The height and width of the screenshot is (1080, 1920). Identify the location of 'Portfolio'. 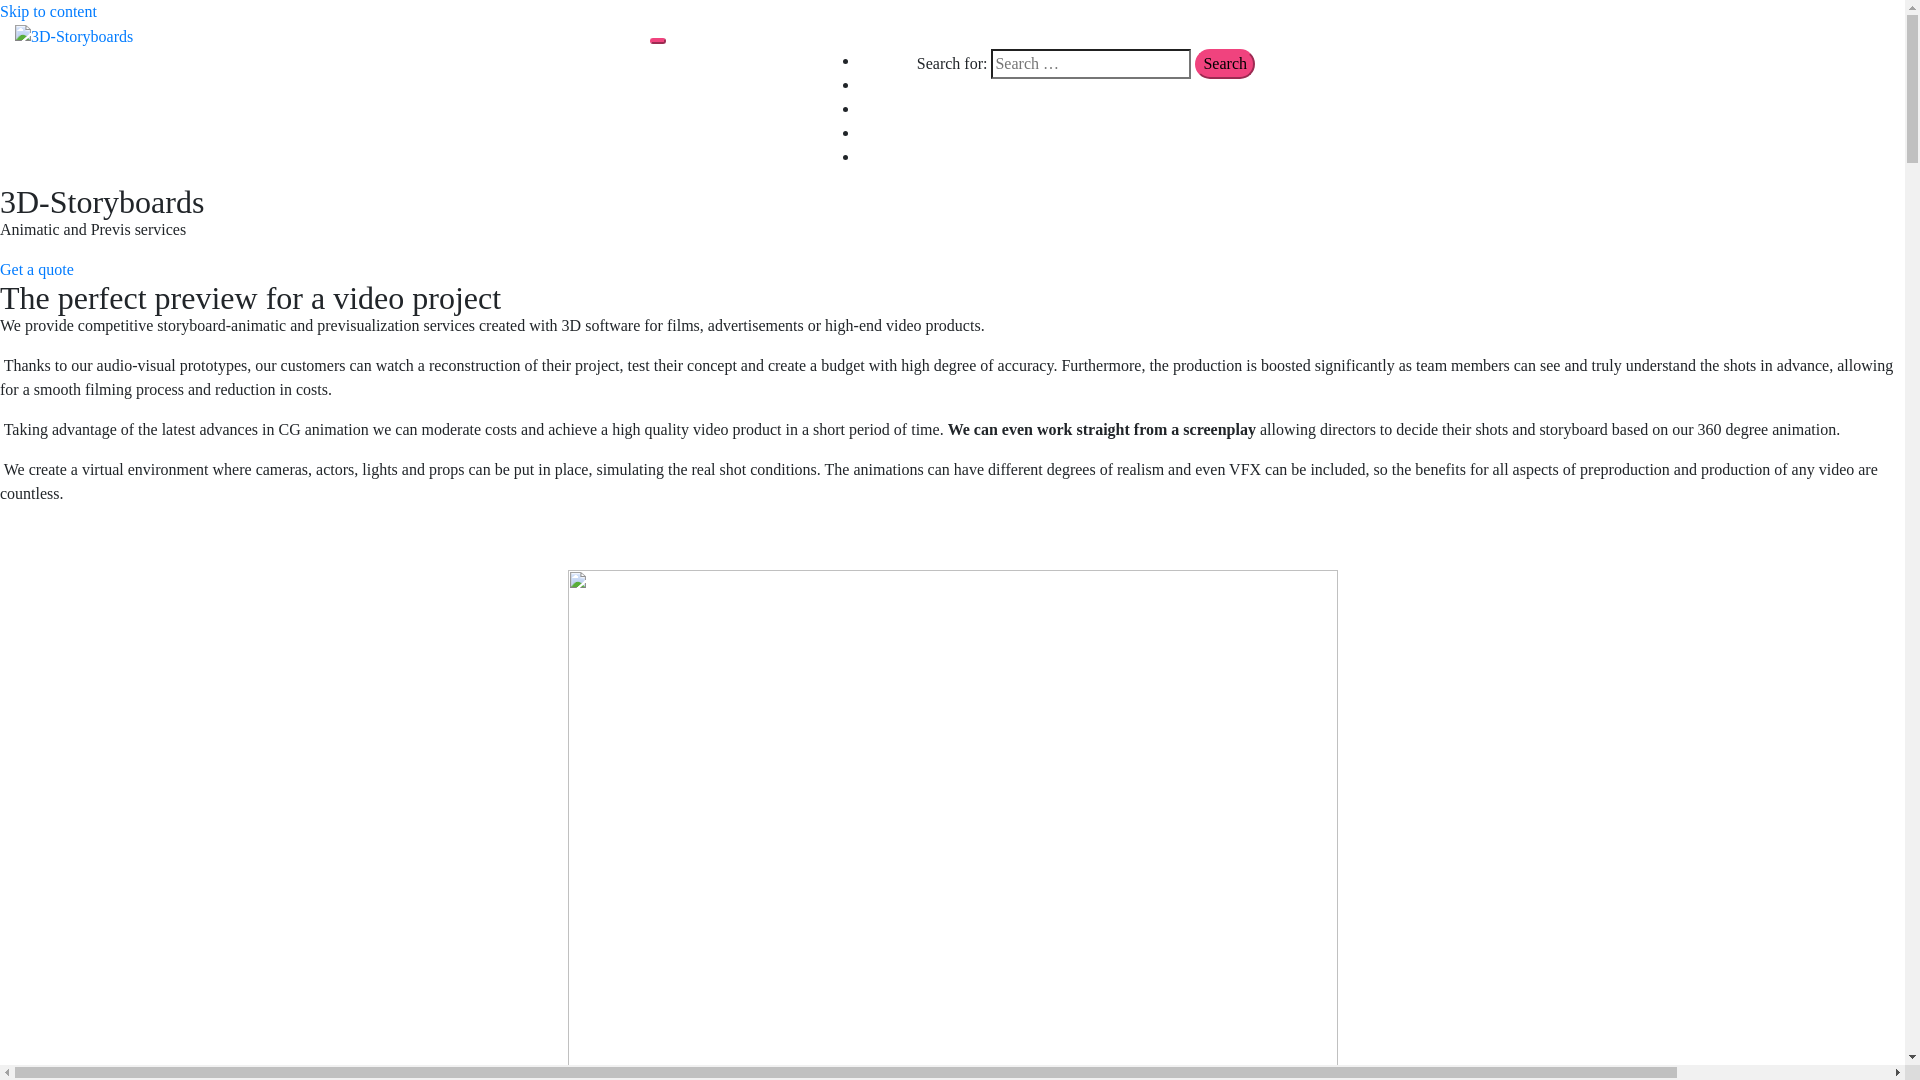
(886, 108).